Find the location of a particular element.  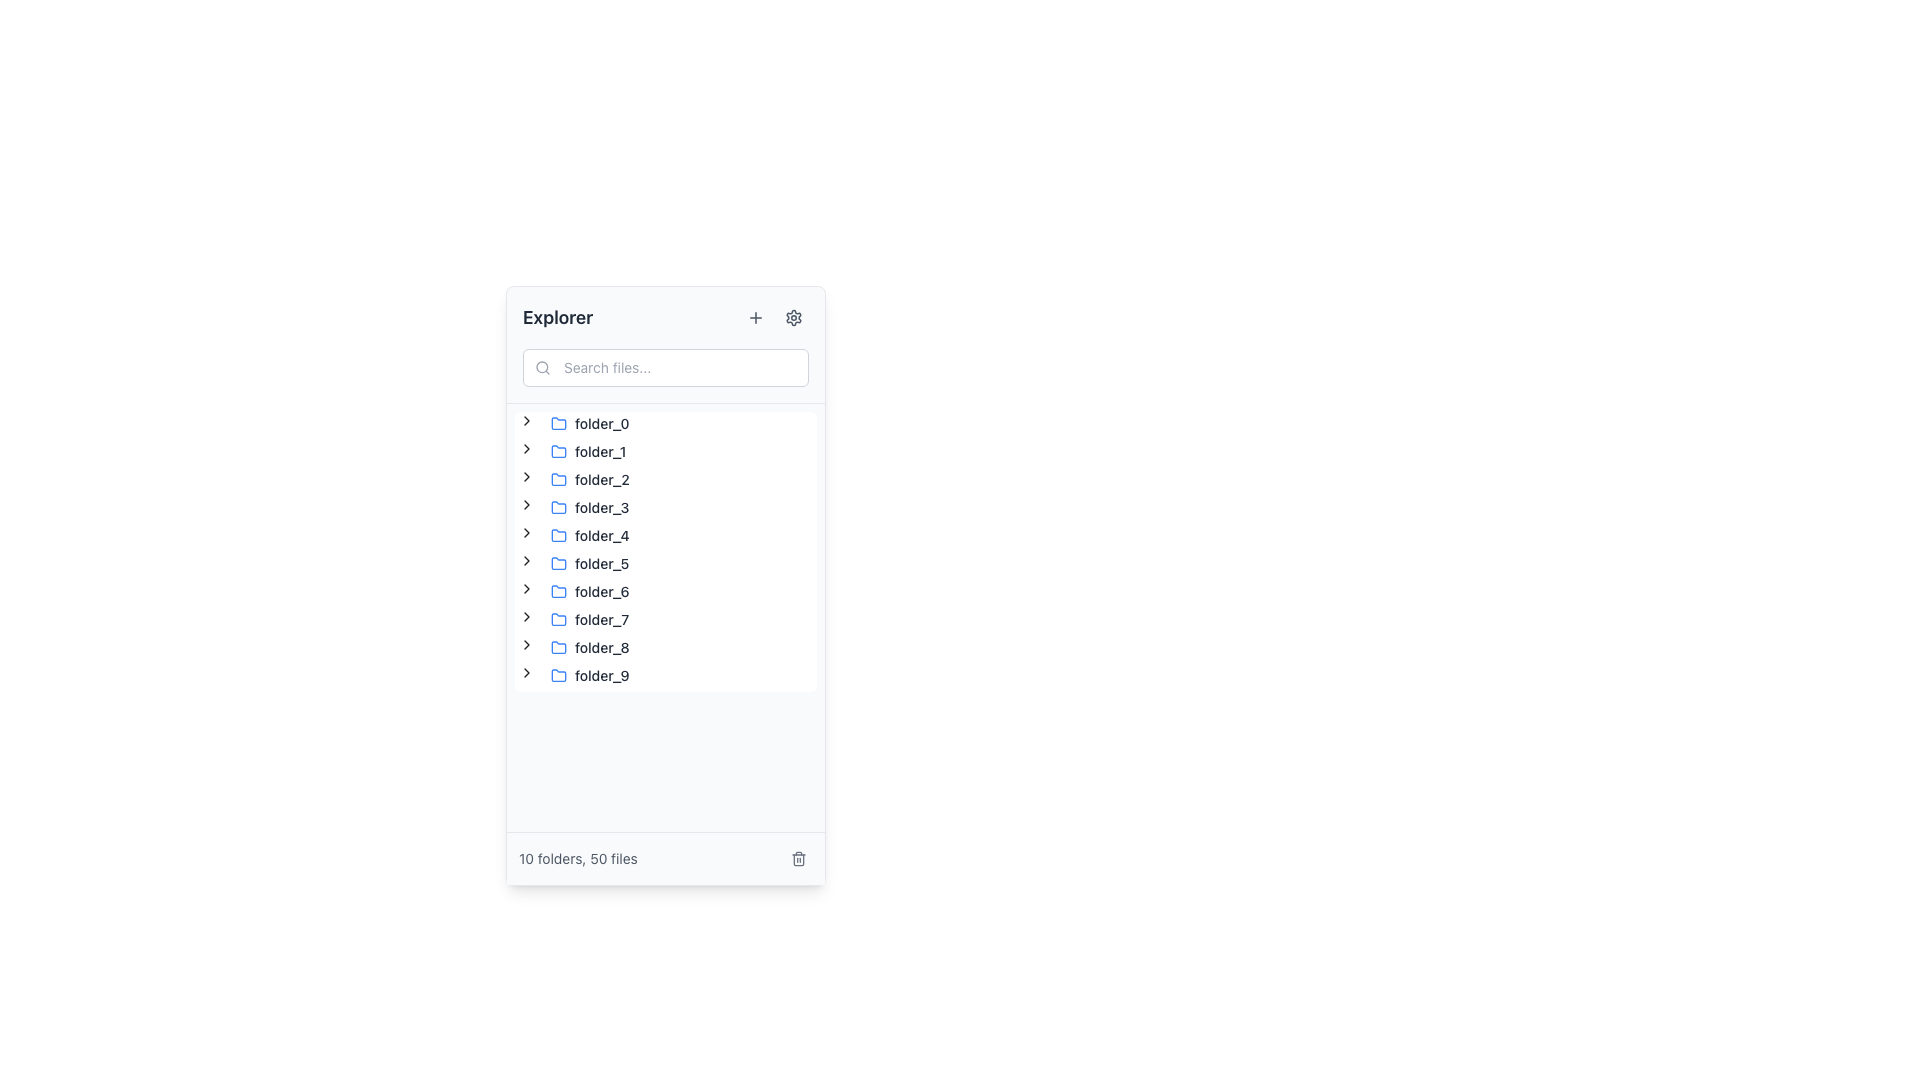

the text label representing the folder labeled 'folder_0' in the hierarchical tree view is located at coordinates (589, 423).